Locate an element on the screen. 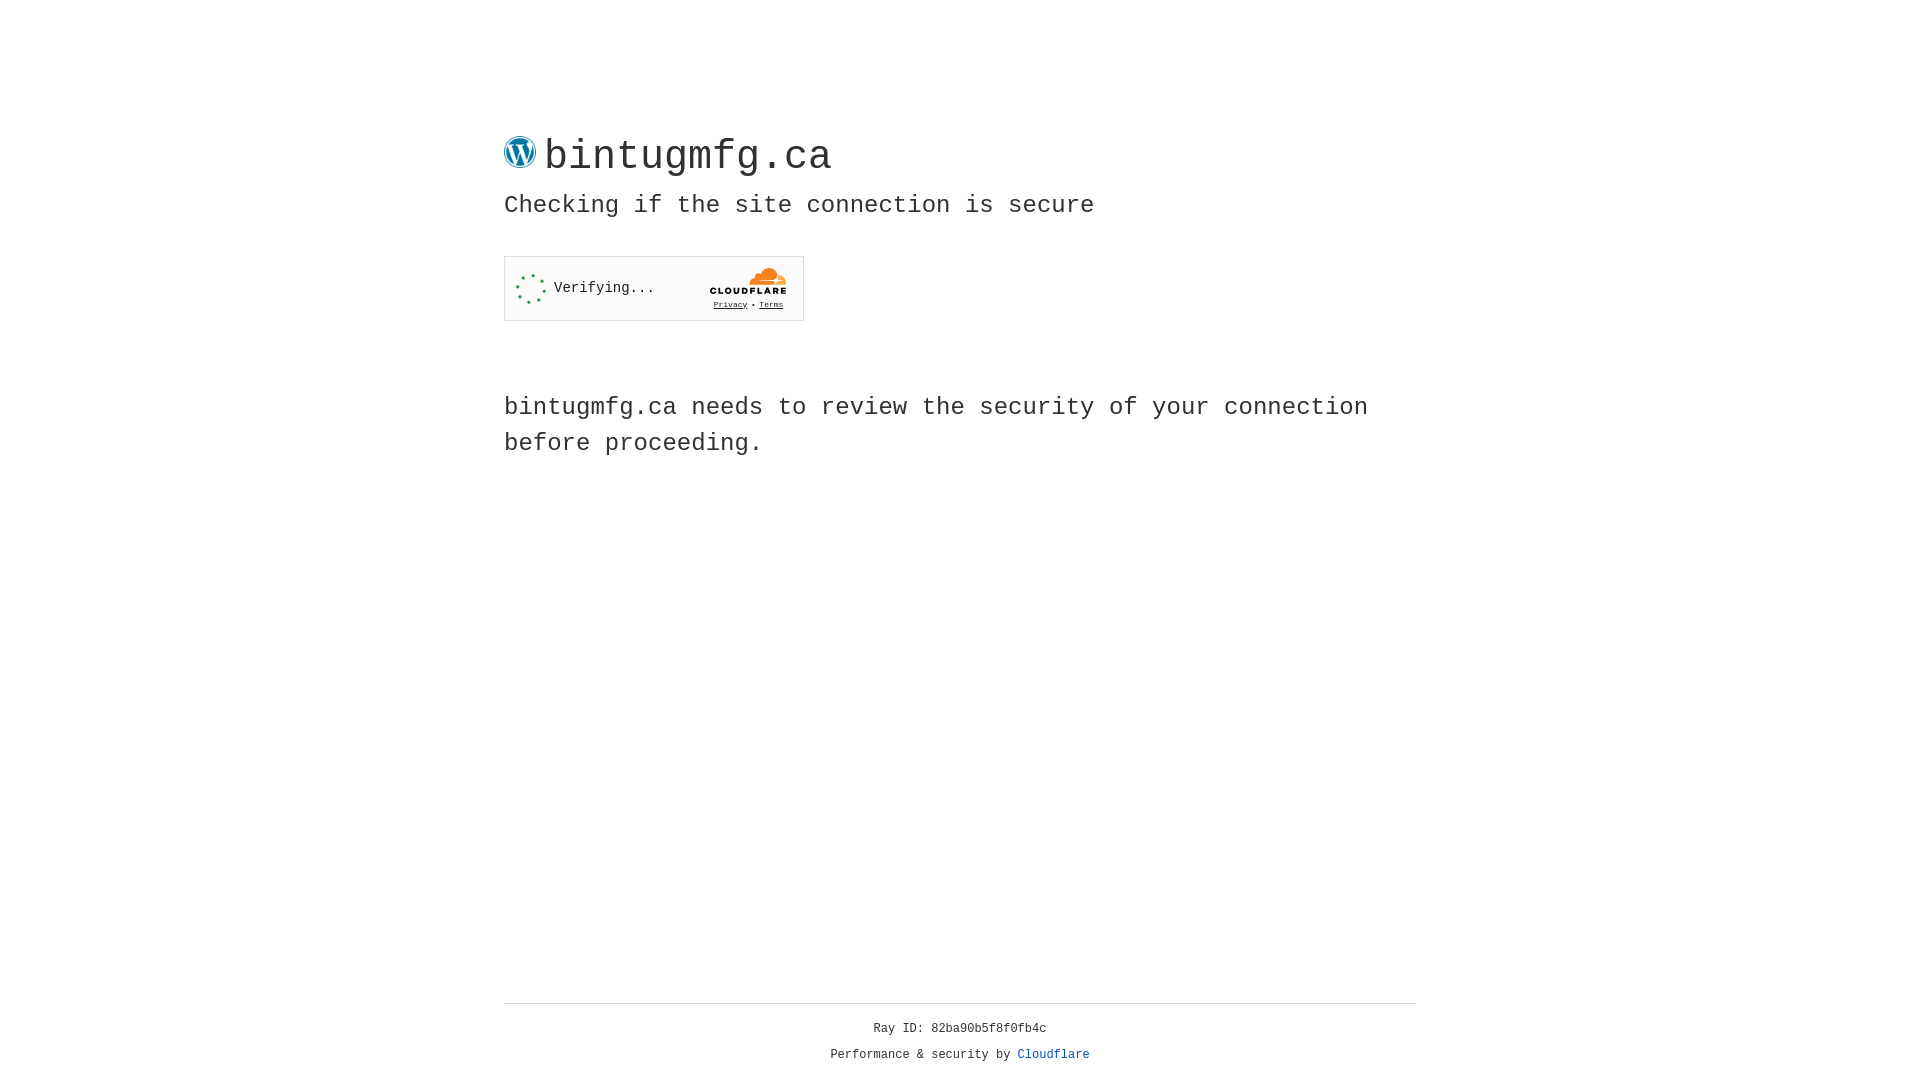 The height and width of the screenshot is (1080, 1920). 'Cloudflare' is located at coordinates (1053, 1054).